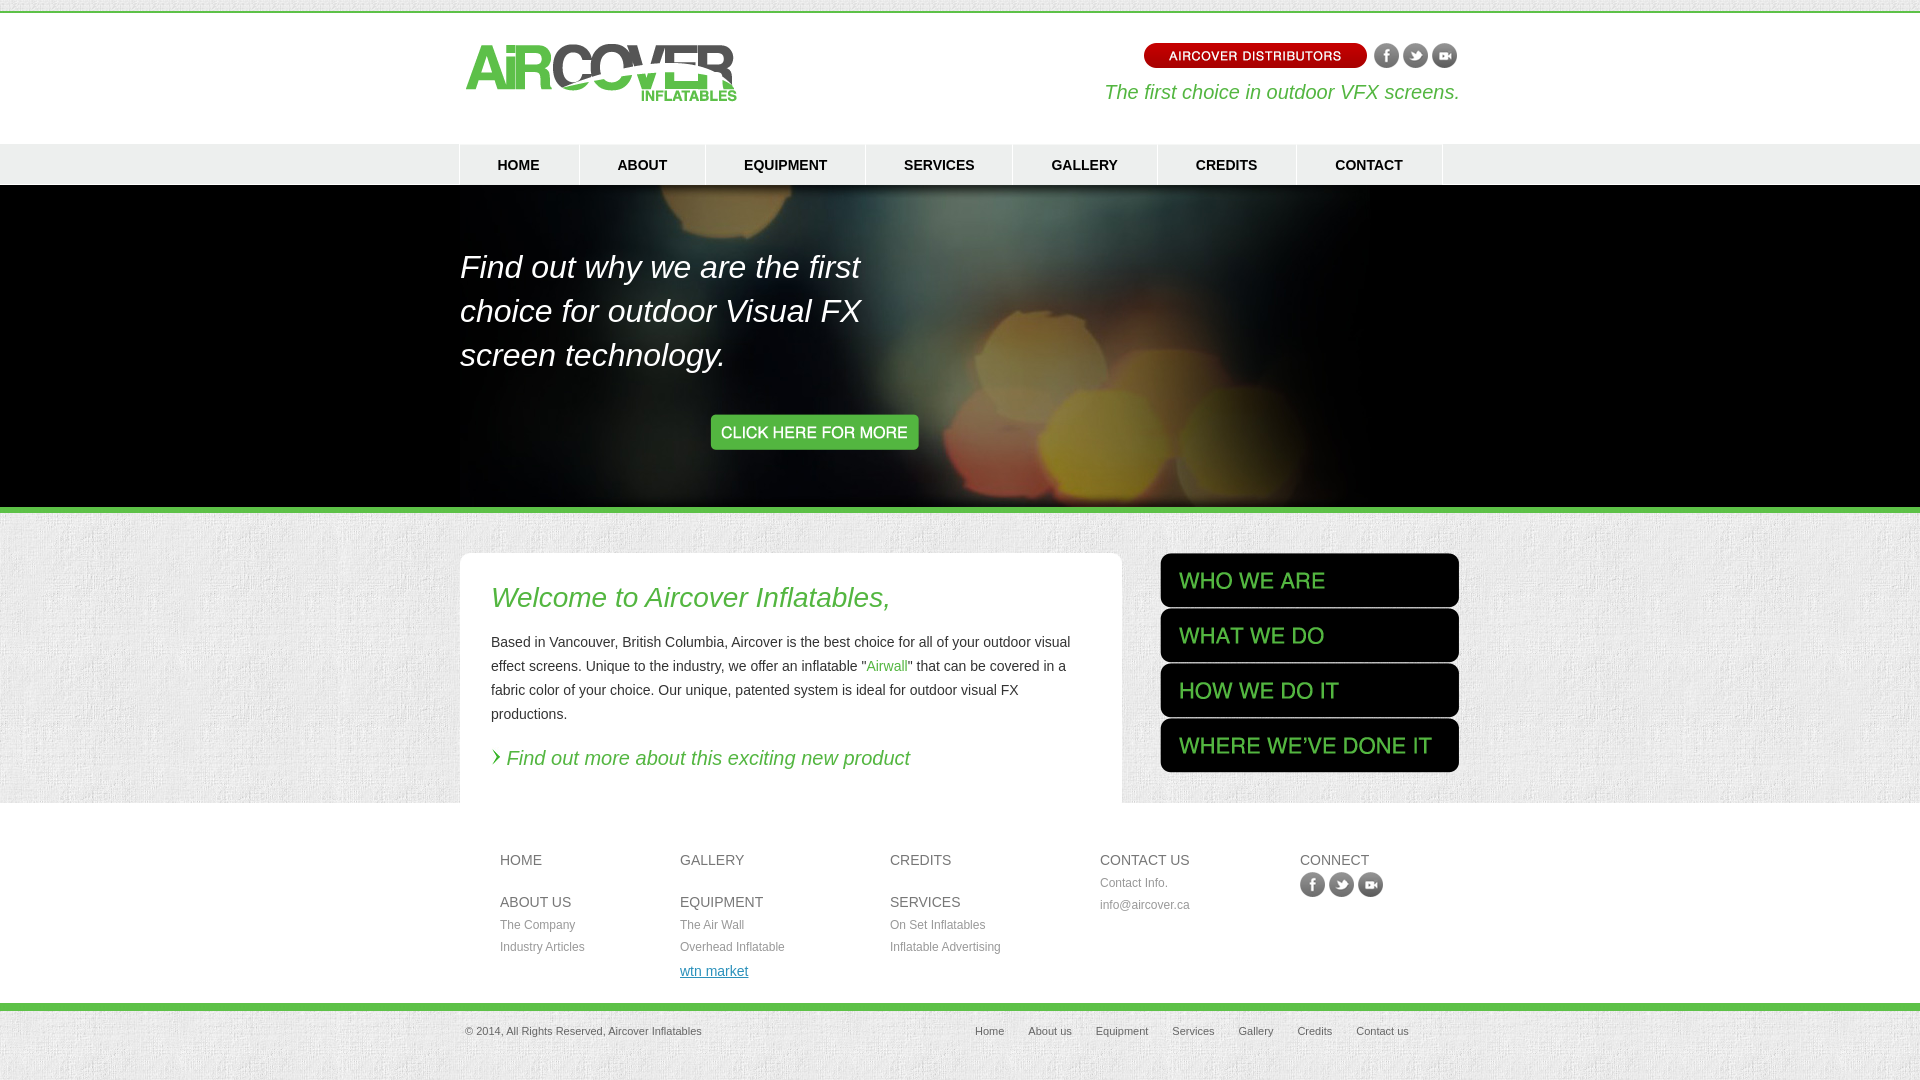 This screenshot has height=1080, width=1920. I want to click on 'CONTACT', so click(1368, 163).